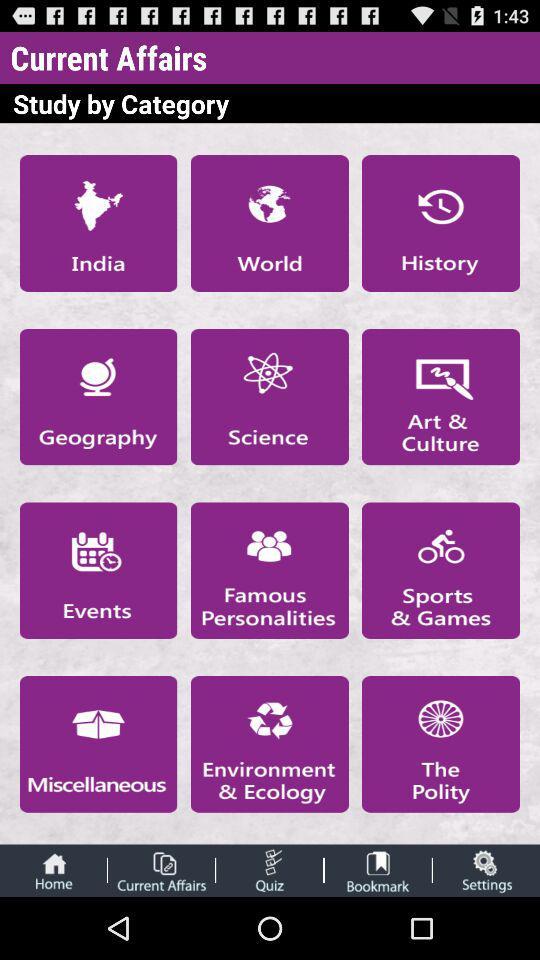 This screenshot has width=540, height=960. Describe the element at coordinates (441, 743) in the screenshot. I see `open app category` at that location.